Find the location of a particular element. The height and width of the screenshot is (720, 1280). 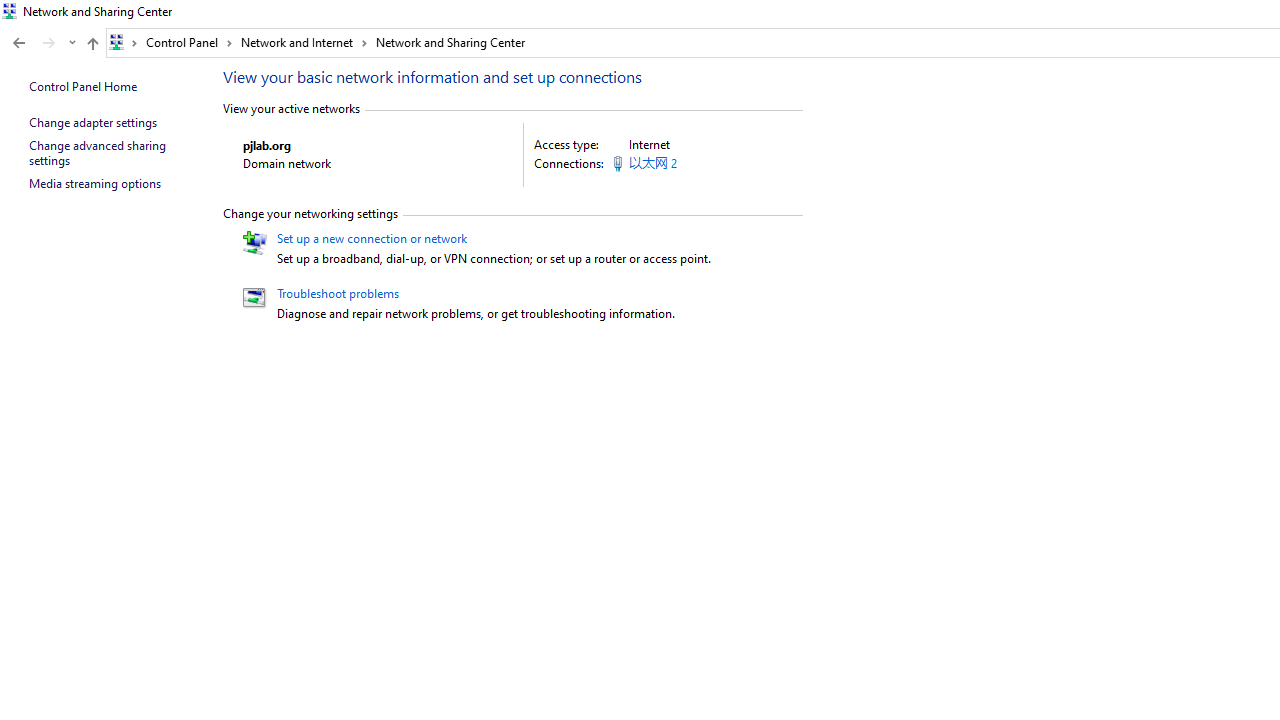

'Change adapter settings' is located at coordinates (91, 122).